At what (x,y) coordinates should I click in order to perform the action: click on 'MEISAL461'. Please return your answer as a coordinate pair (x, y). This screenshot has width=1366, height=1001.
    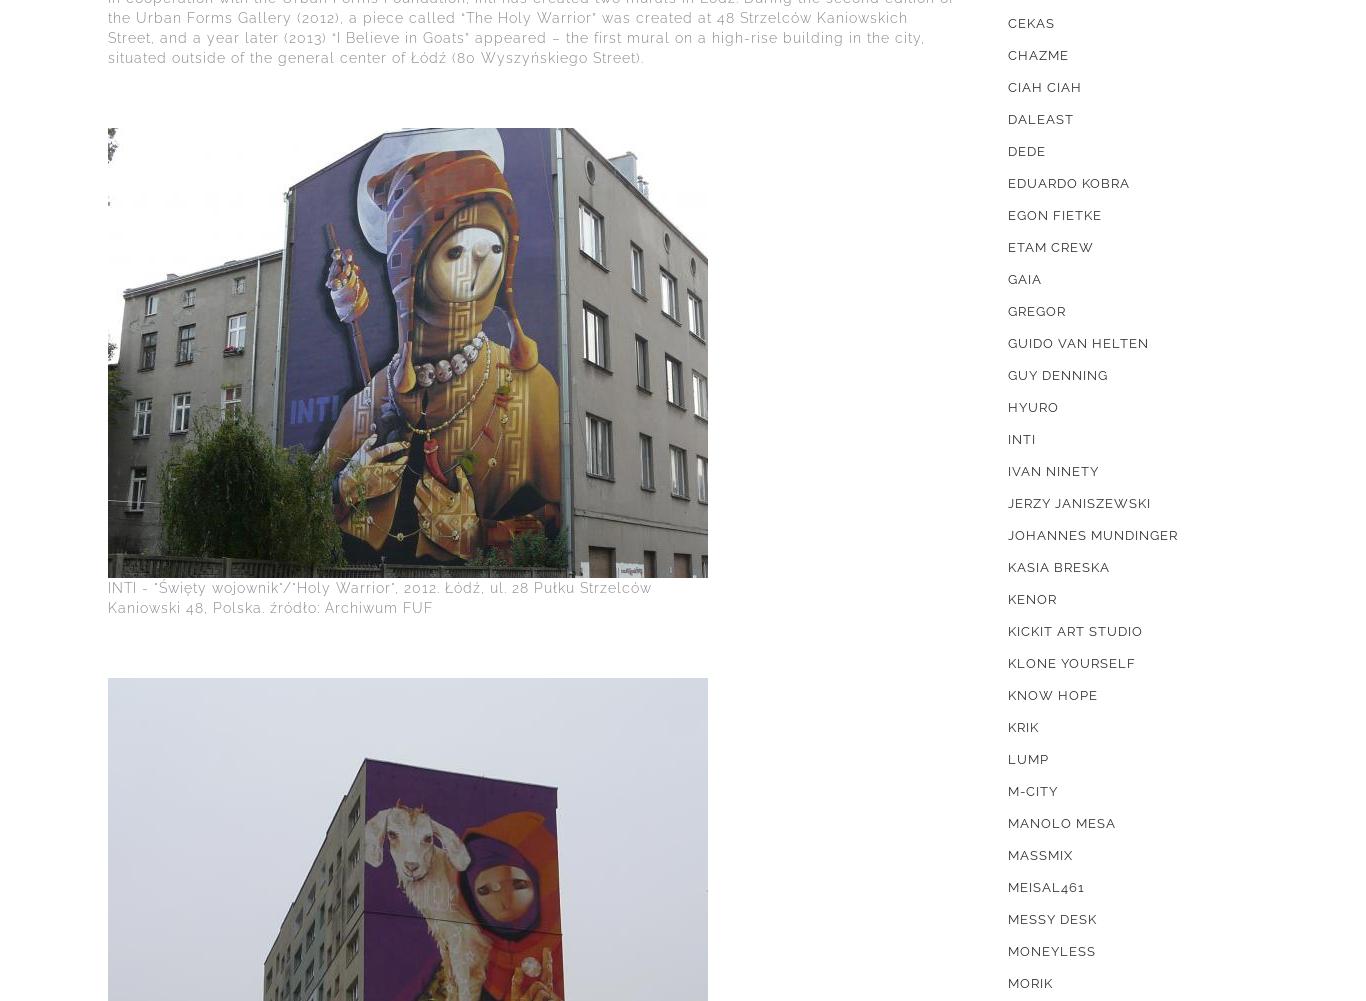
    Looking at the image, I should click on (1045, 887).